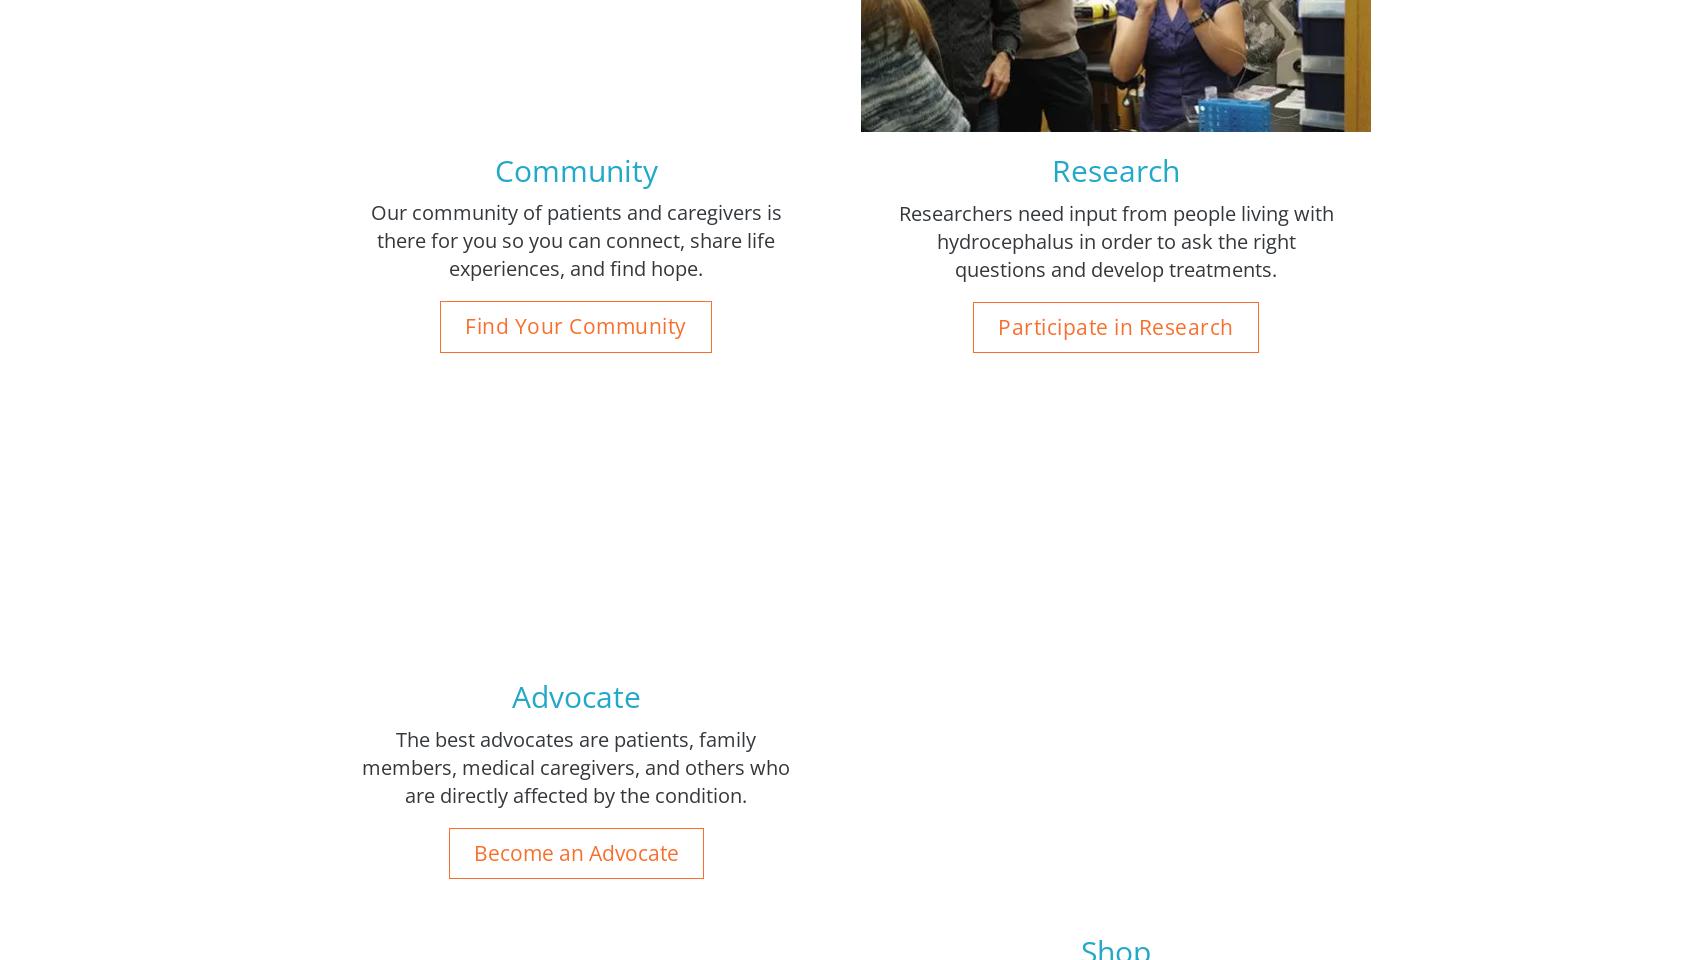 This screenshot has width=1692, height=960. I want to click on 'Advocate', so click(574, 696).